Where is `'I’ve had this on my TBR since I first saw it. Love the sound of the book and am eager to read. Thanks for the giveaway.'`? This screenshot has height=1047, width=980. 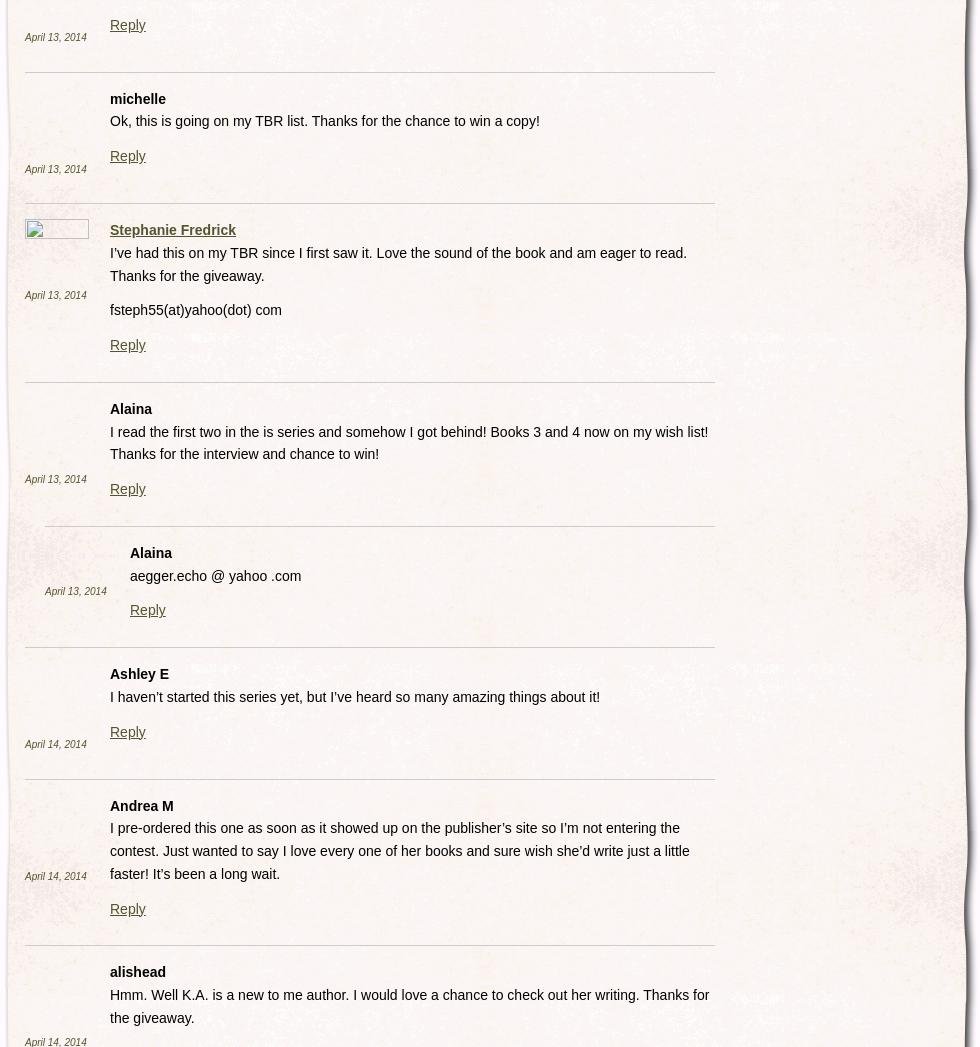 'I’ve had this on my TBR since I first saw it. Love the sound of the book and am eager to read. Thanks for the giveaway.' is located at coordinates (398, 263).